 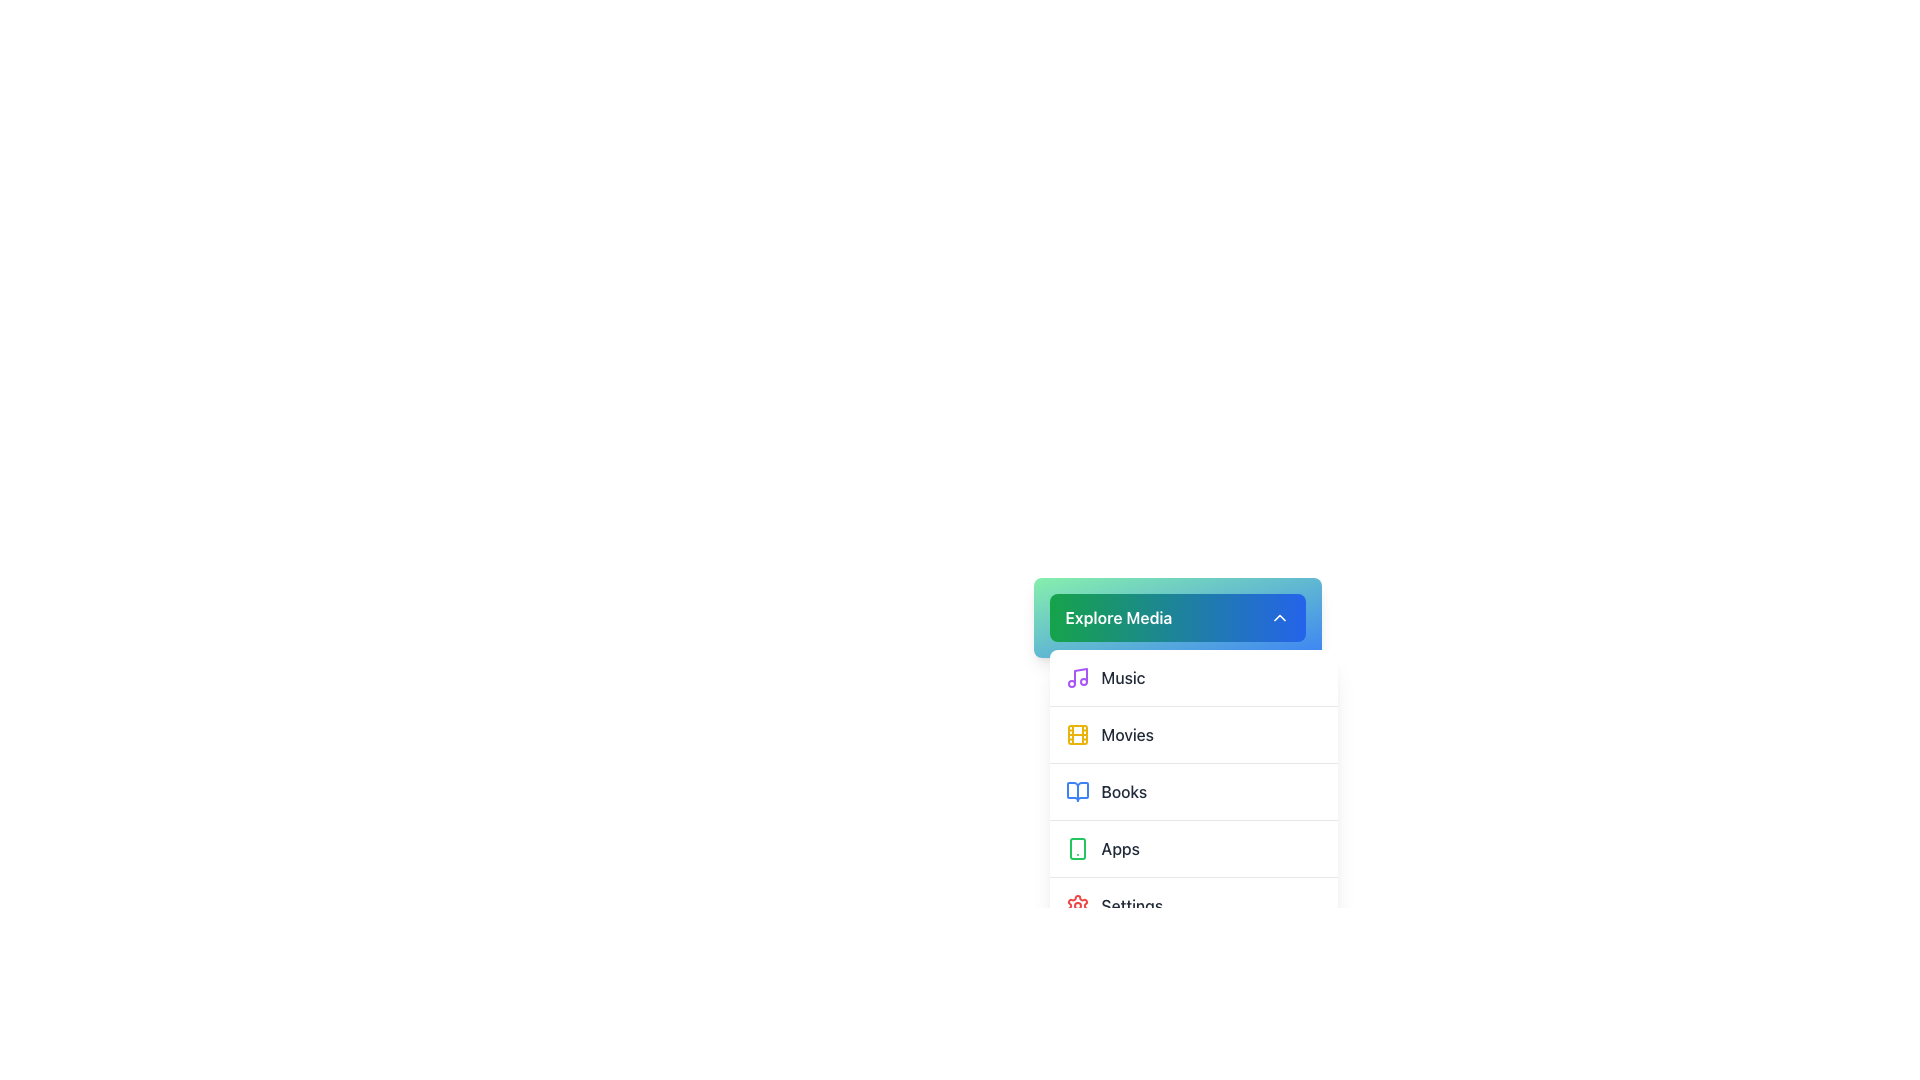 I want to click on the Decorative Icon associated with the 'Music' menu item in the dropdown menu under 'Explore Media', so click(x=1079, y=675).